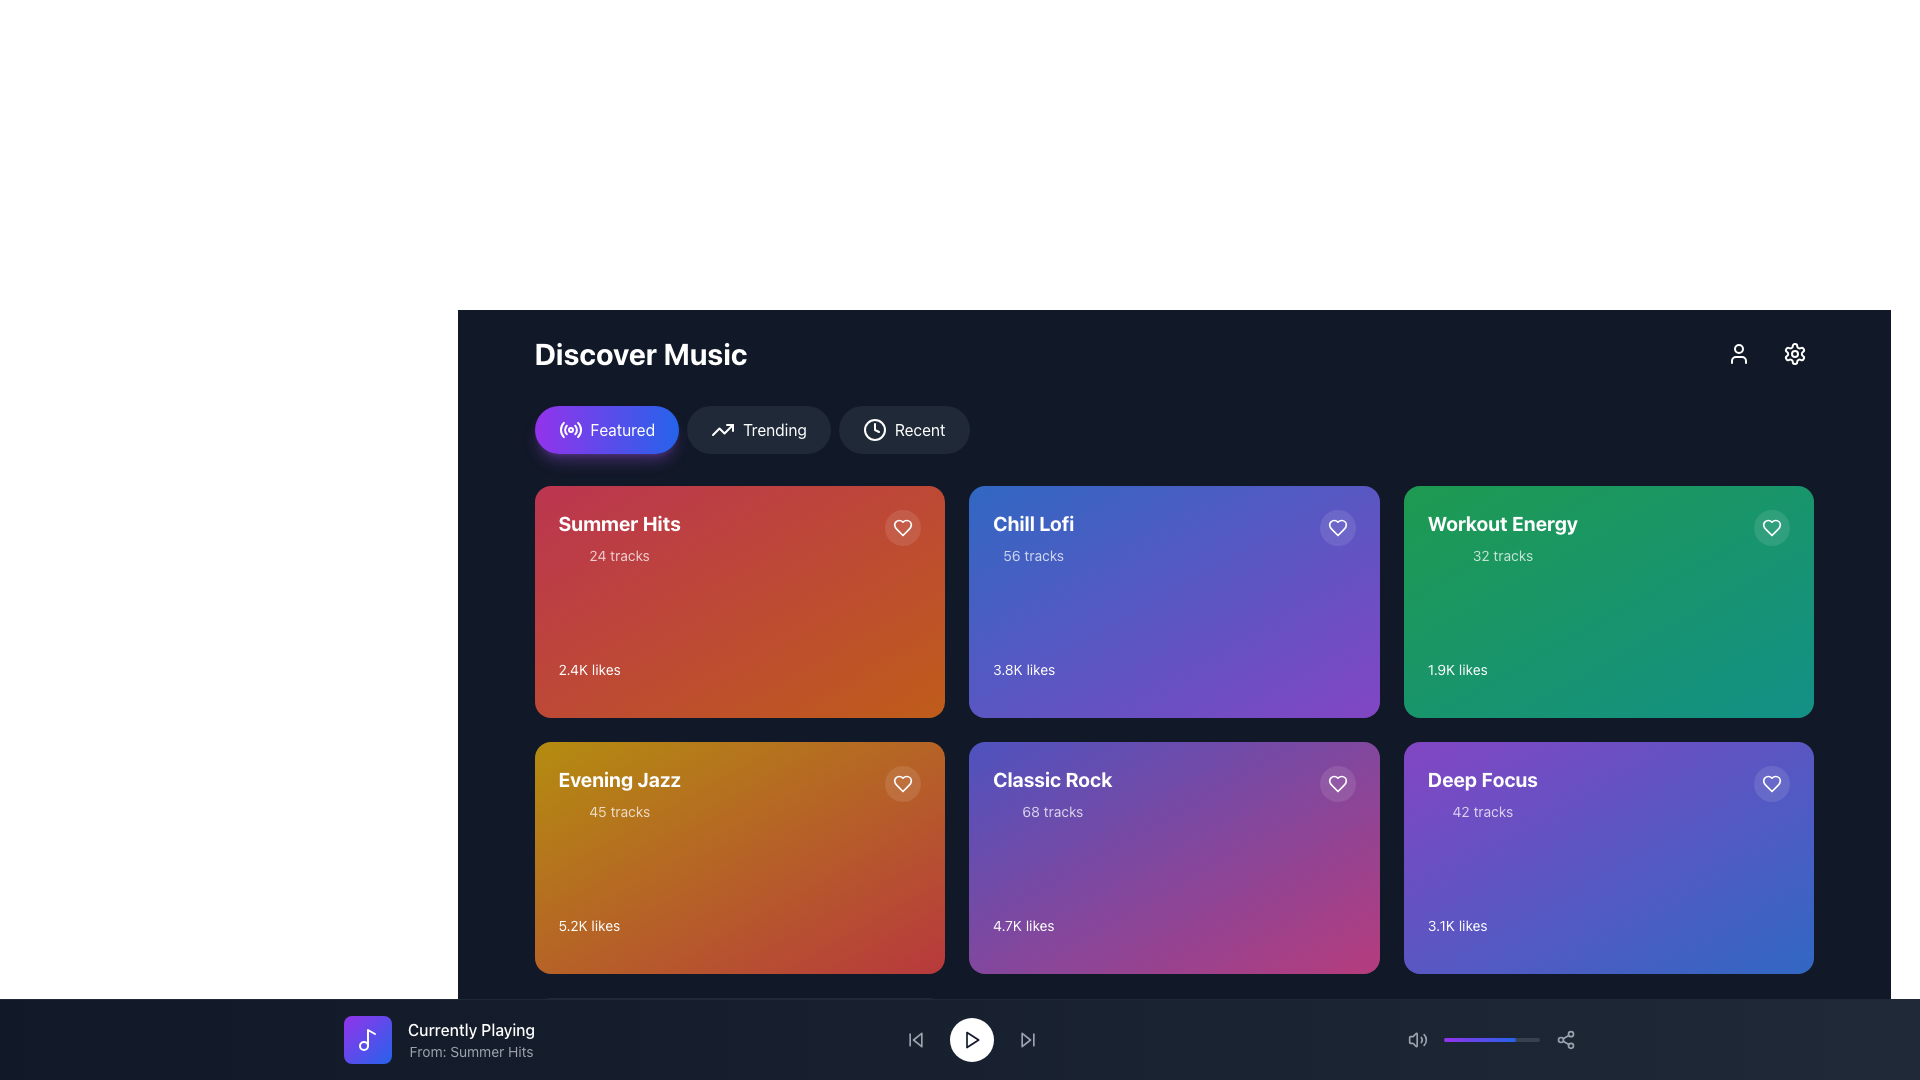 Image resolution: width=1920 pixels, height=1080 pixels. What do you see at coordinates (1772, 527) in the screenshot?
I see `the heart icon located in the top-right corner of the 'Workout Energy' card` at bounding box center [1772, 527].